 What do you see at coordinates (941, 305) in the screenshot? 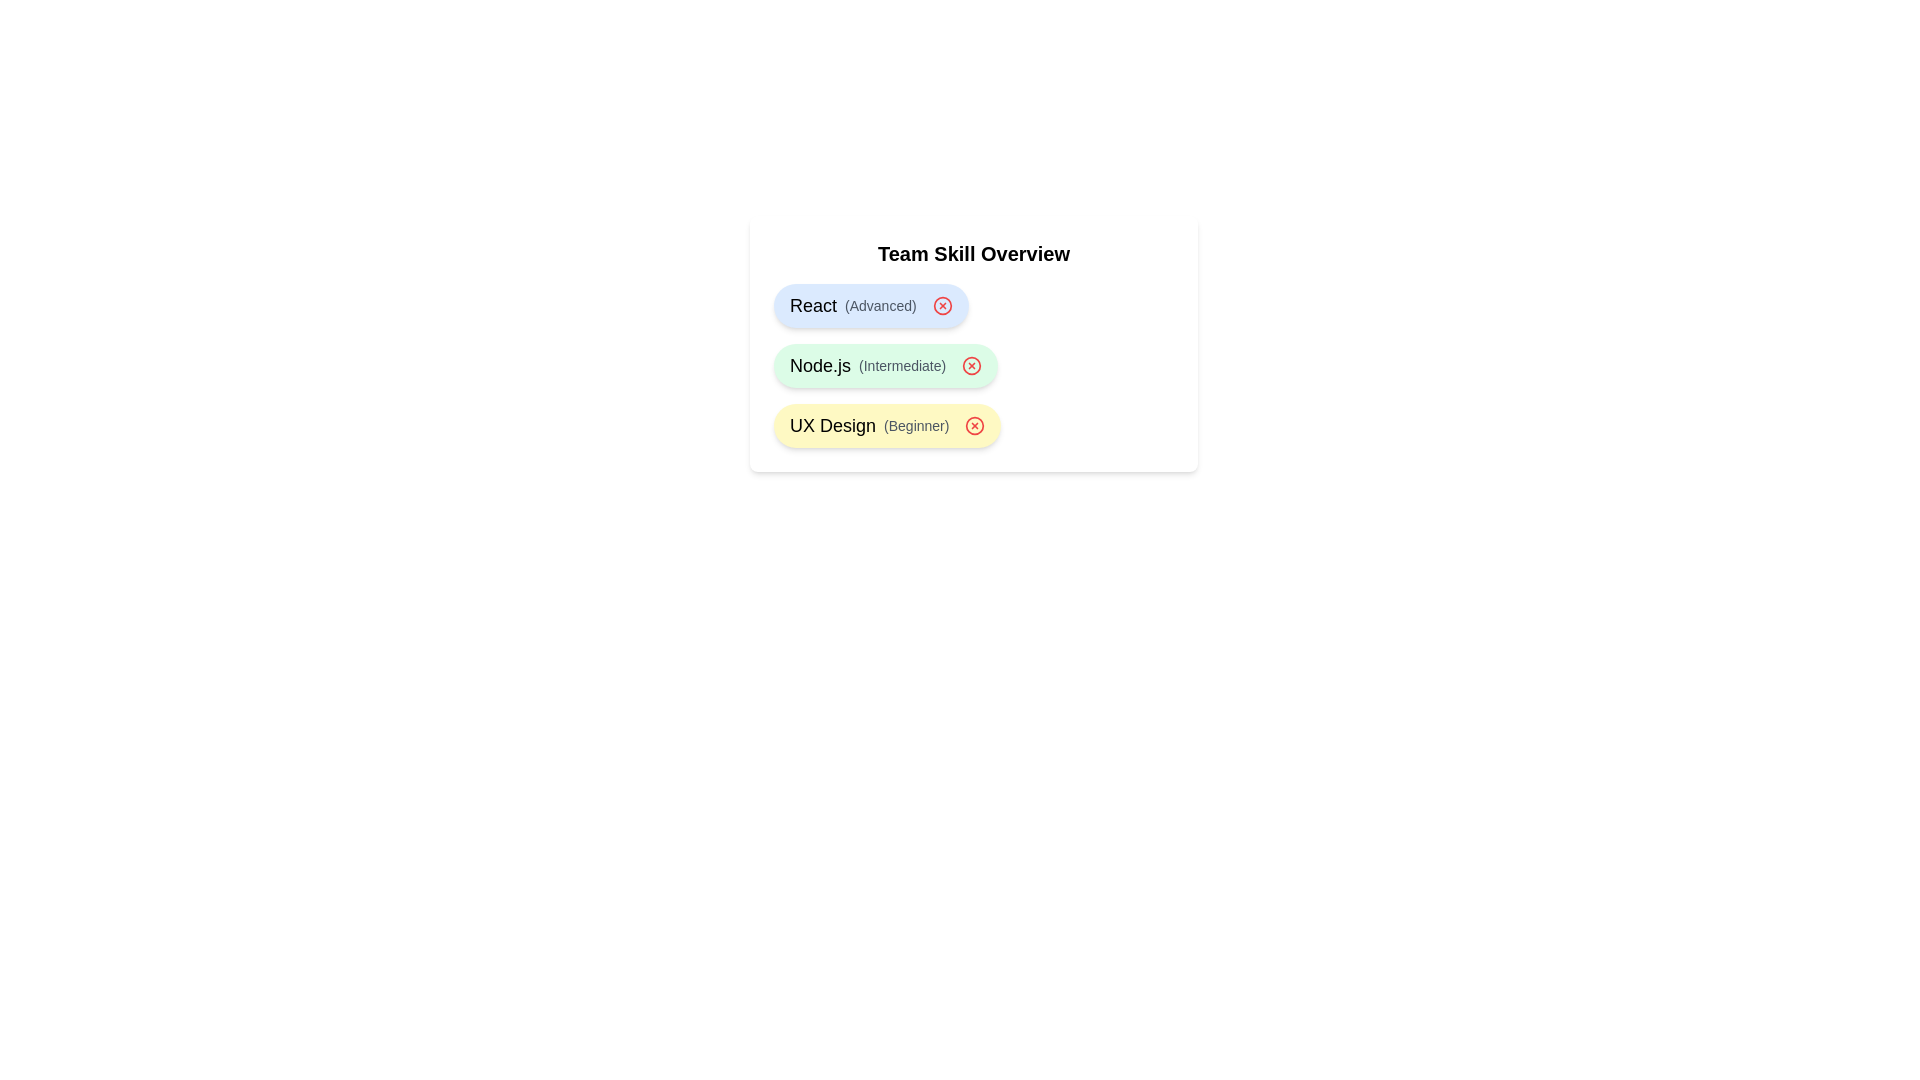
I see `delete button for the skill React` at bounding box center [941, 305].